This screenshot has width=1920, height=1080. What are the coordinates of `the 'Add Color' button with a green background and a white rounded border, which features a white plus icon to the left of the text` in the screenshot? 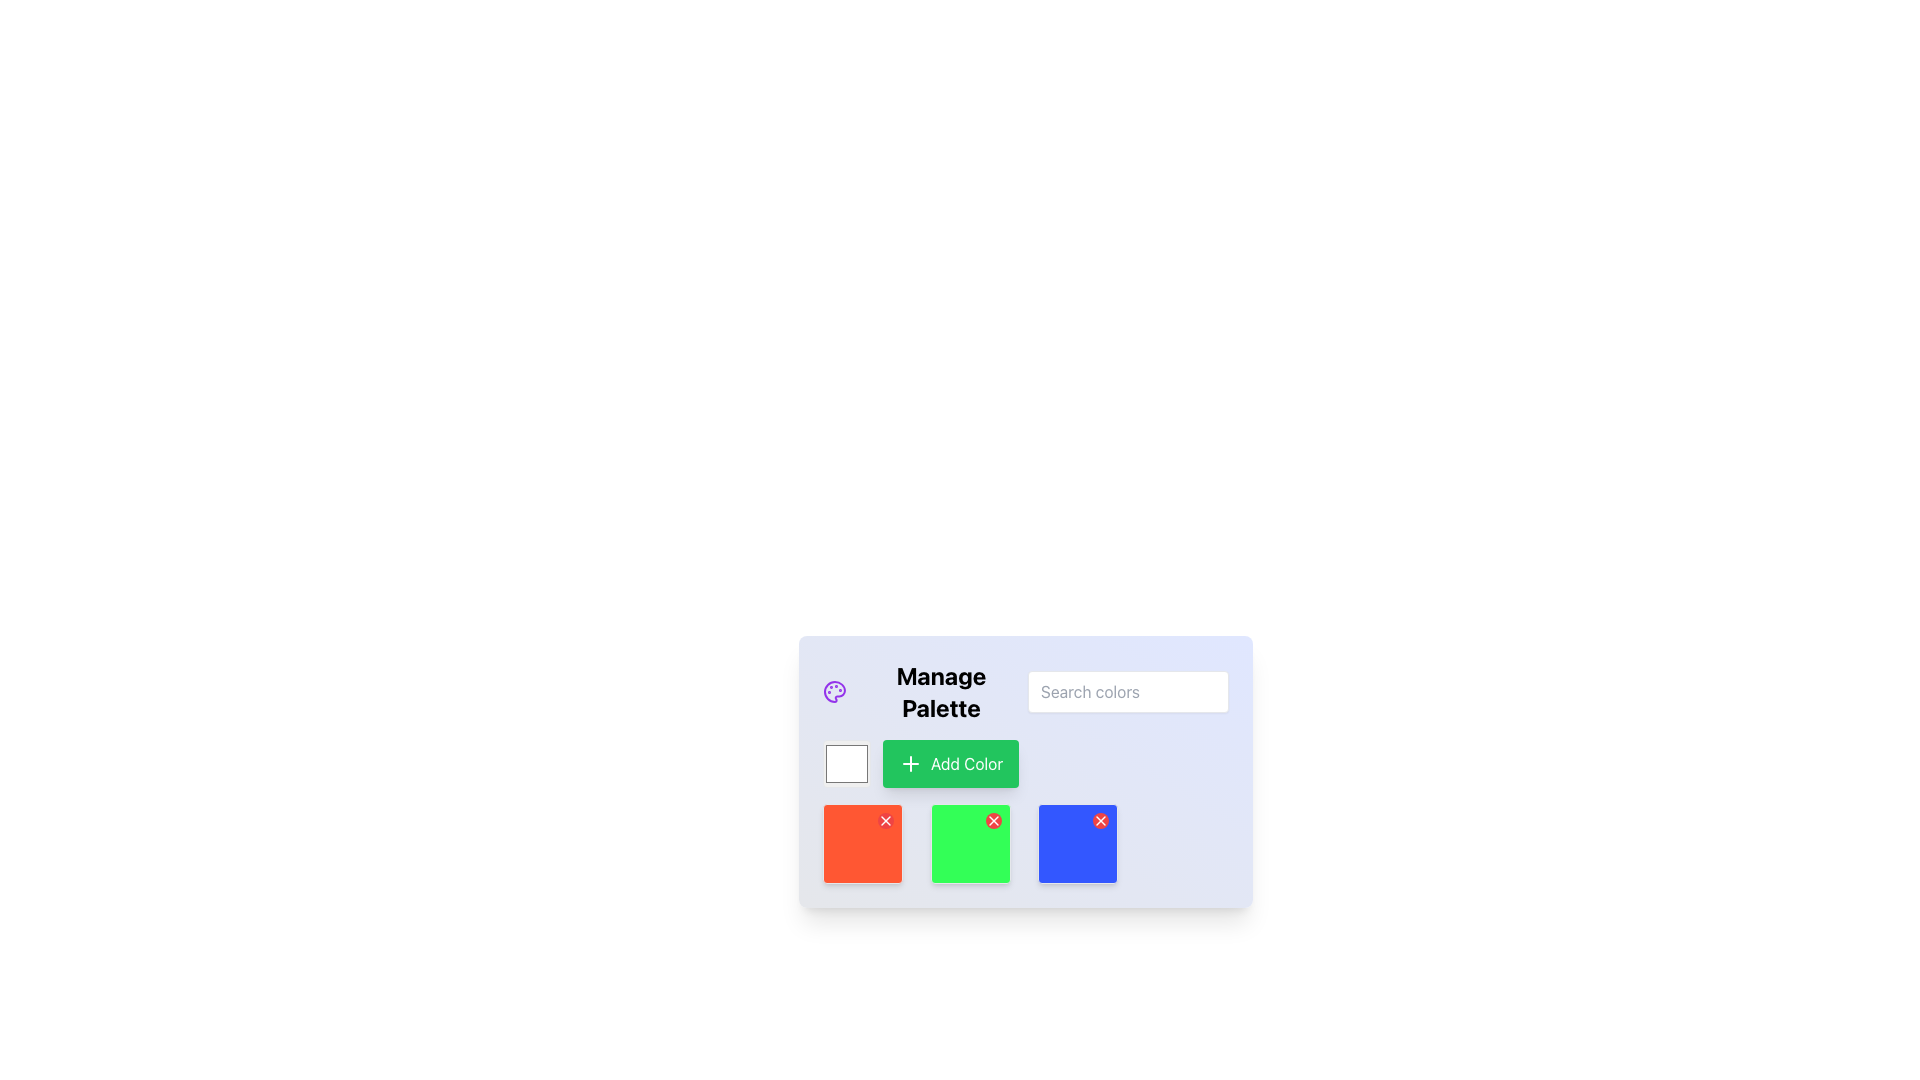 It's located at (950, 763).